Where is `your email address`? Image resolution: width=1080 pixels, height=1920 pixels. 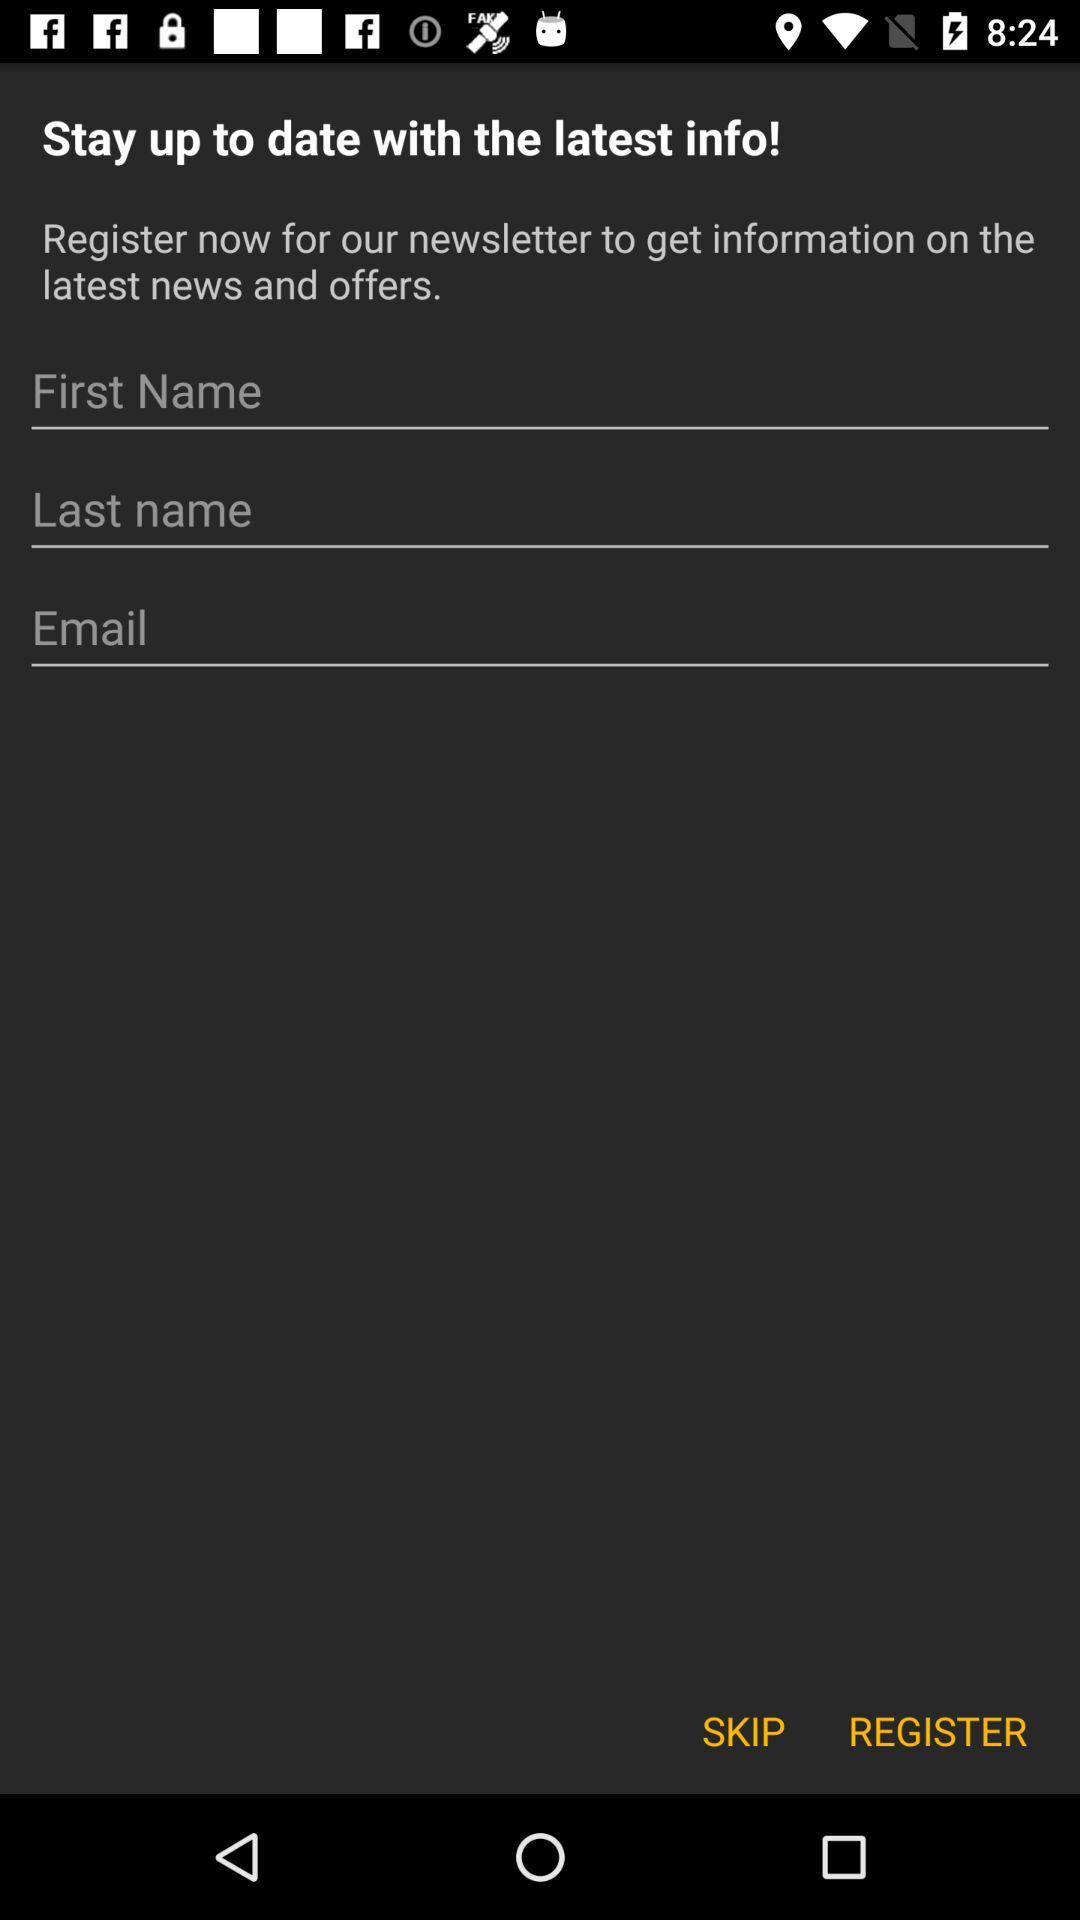 your email address is located at coordinates (540, 626).